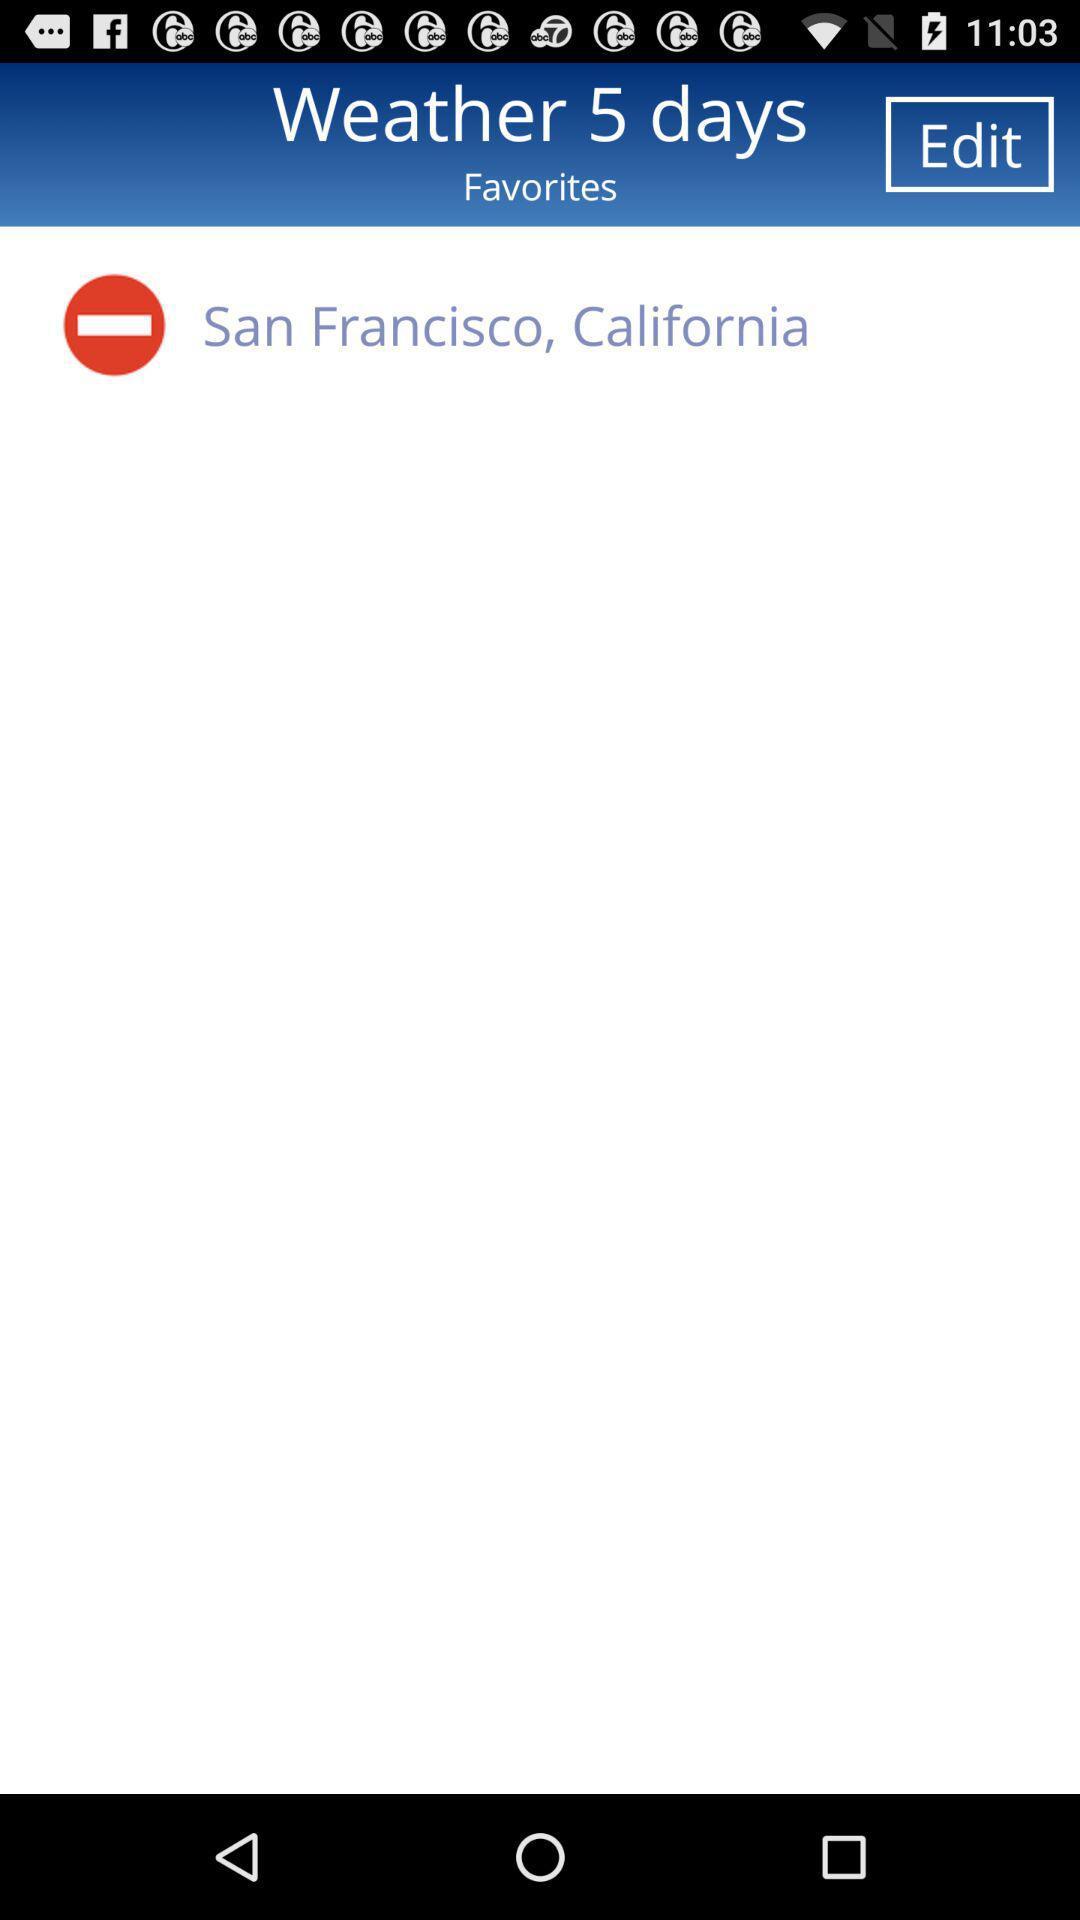 Image resolution: width=1080 pixels, height=1920 pixels. Describe the element at coordinates (114, 324) in the screenshot. I see `icon below favorites icon` at that location.